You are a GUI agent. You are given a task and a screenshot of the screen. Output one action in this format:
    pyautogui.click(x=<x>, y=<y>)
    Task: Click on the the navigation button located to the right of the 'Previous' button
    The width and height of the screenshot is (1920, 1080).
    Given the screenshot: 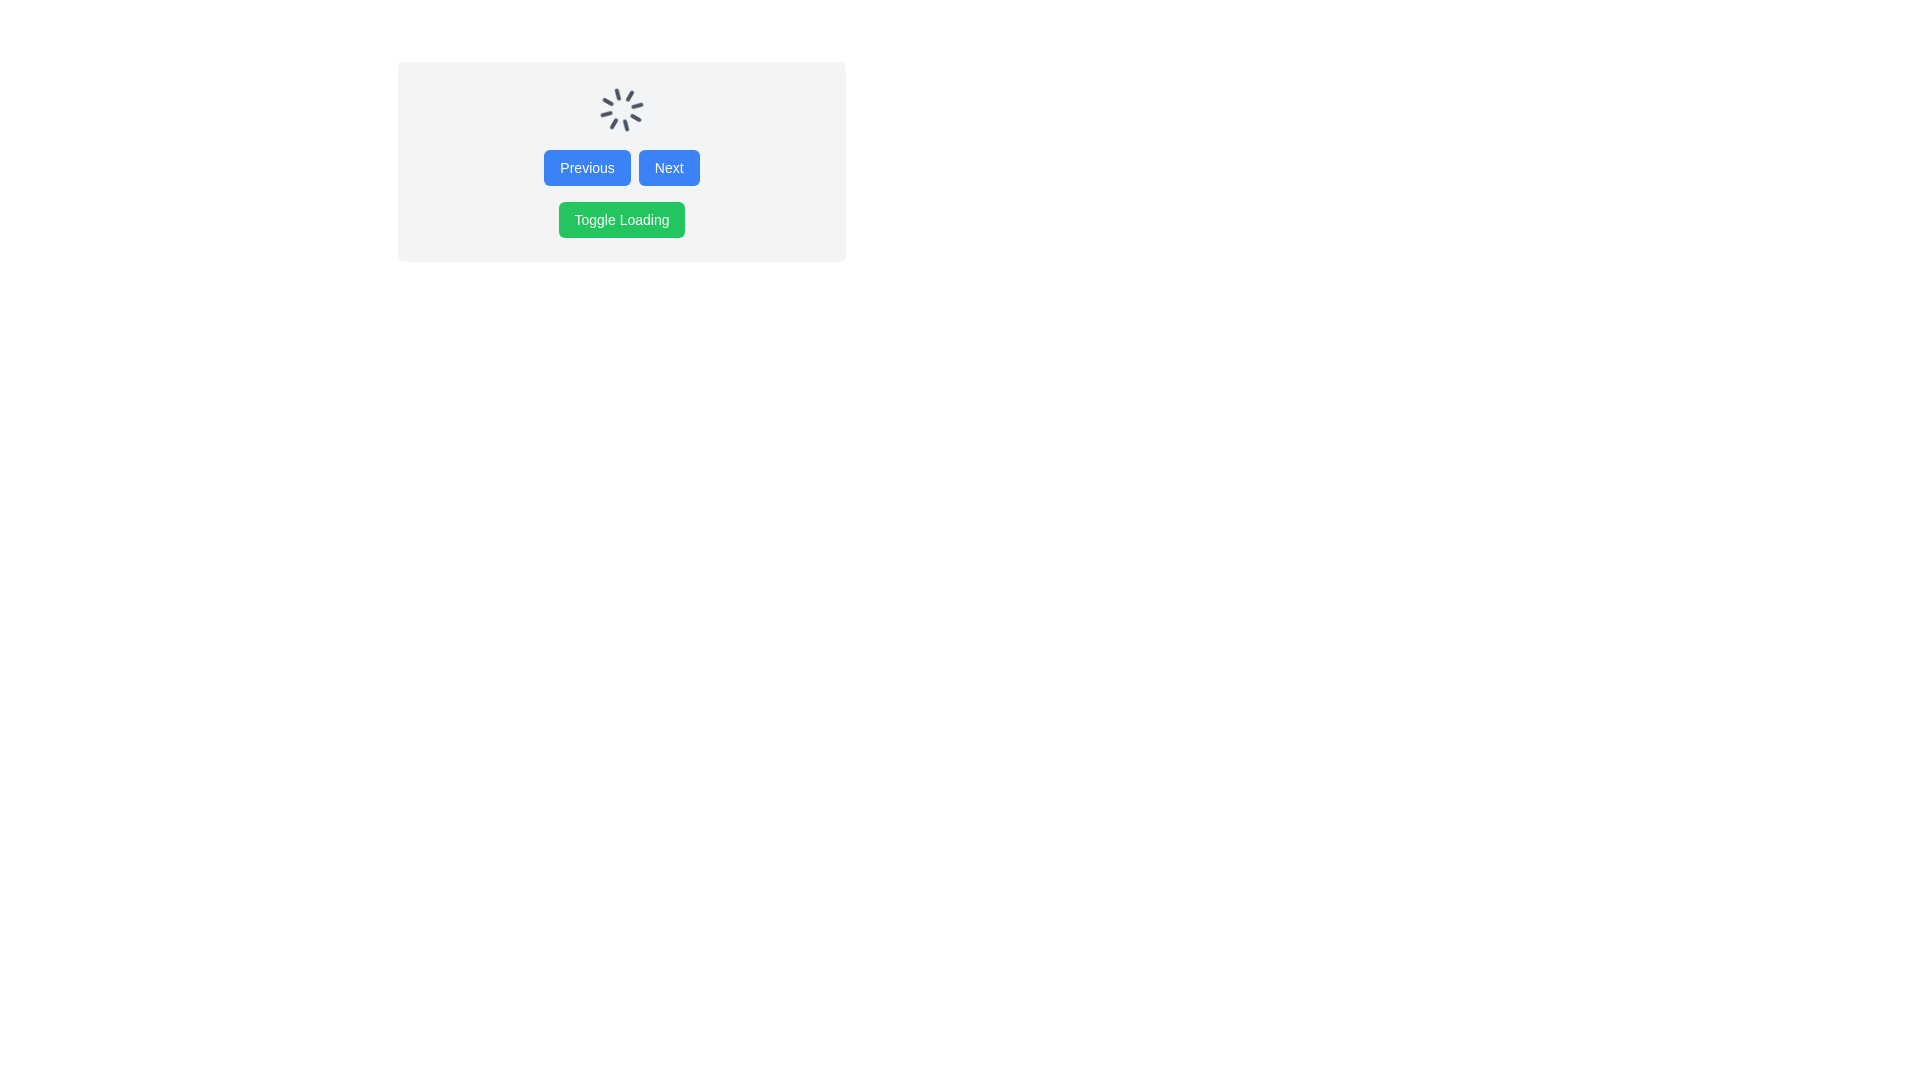 What is the action you would take?
    pyautogui.click(x=669, y=167)
    